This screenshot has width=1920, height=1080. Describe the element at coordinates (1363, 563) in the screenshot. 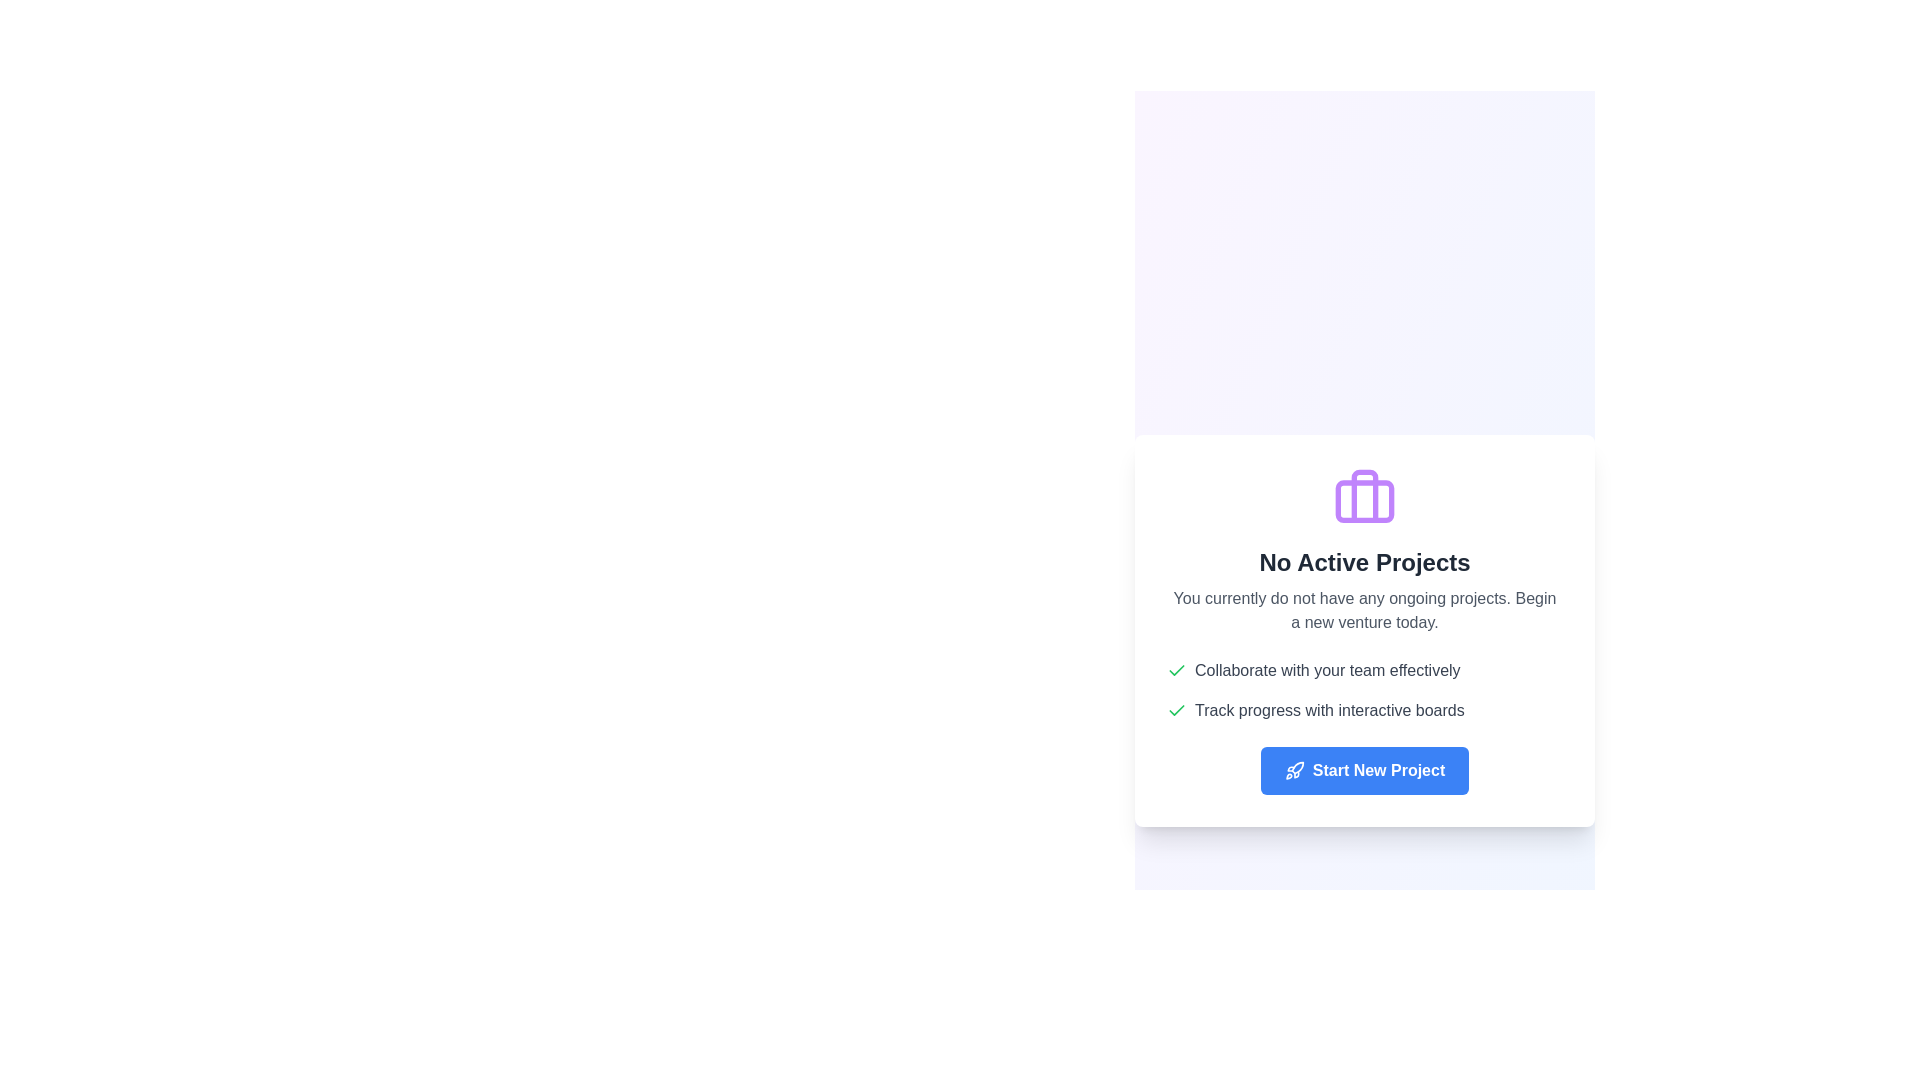

I see `prominent heading text 'No Active Projects' displayed in bold, large font, centrally located beneath a purple briefcase icon` at that location.